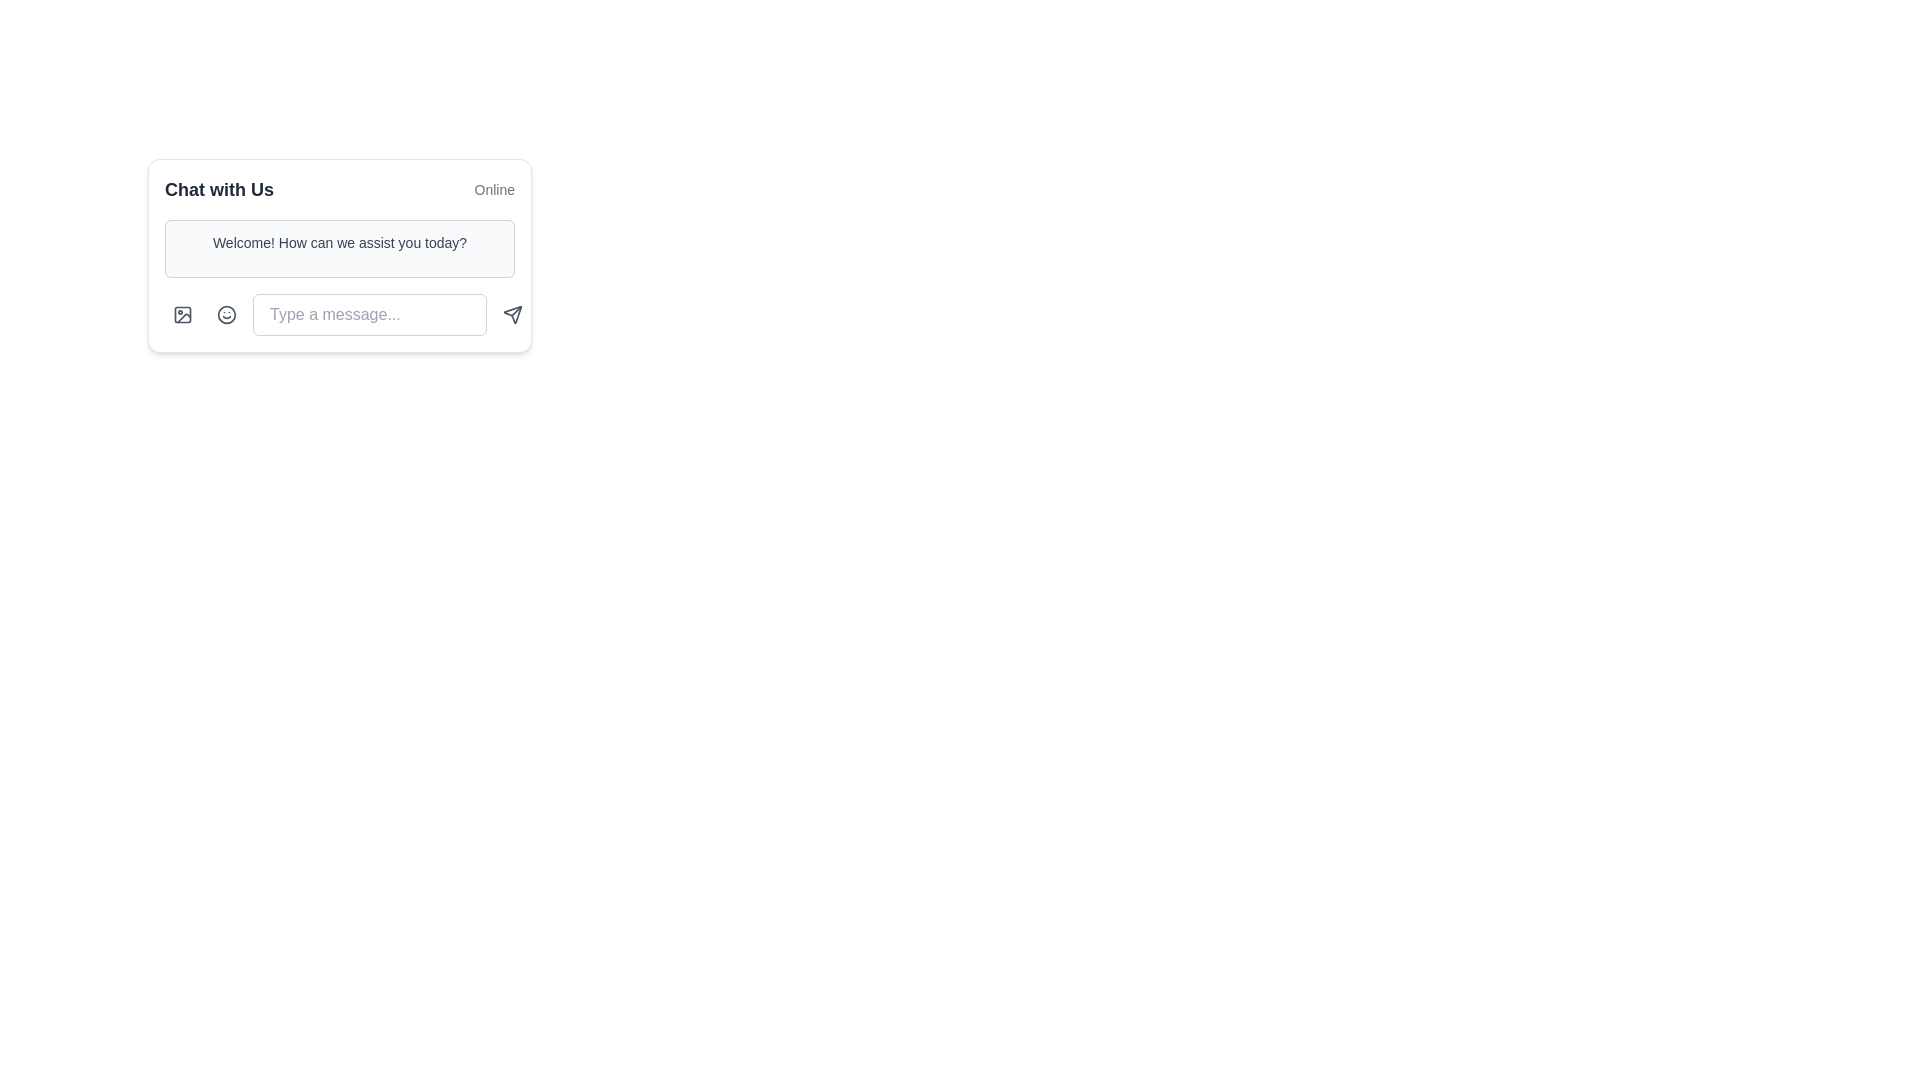  What do you see at coordinates (226, 315) in the screenshot?
I see `the circular button with a smiley face icon` at bounding box center [226, 315].